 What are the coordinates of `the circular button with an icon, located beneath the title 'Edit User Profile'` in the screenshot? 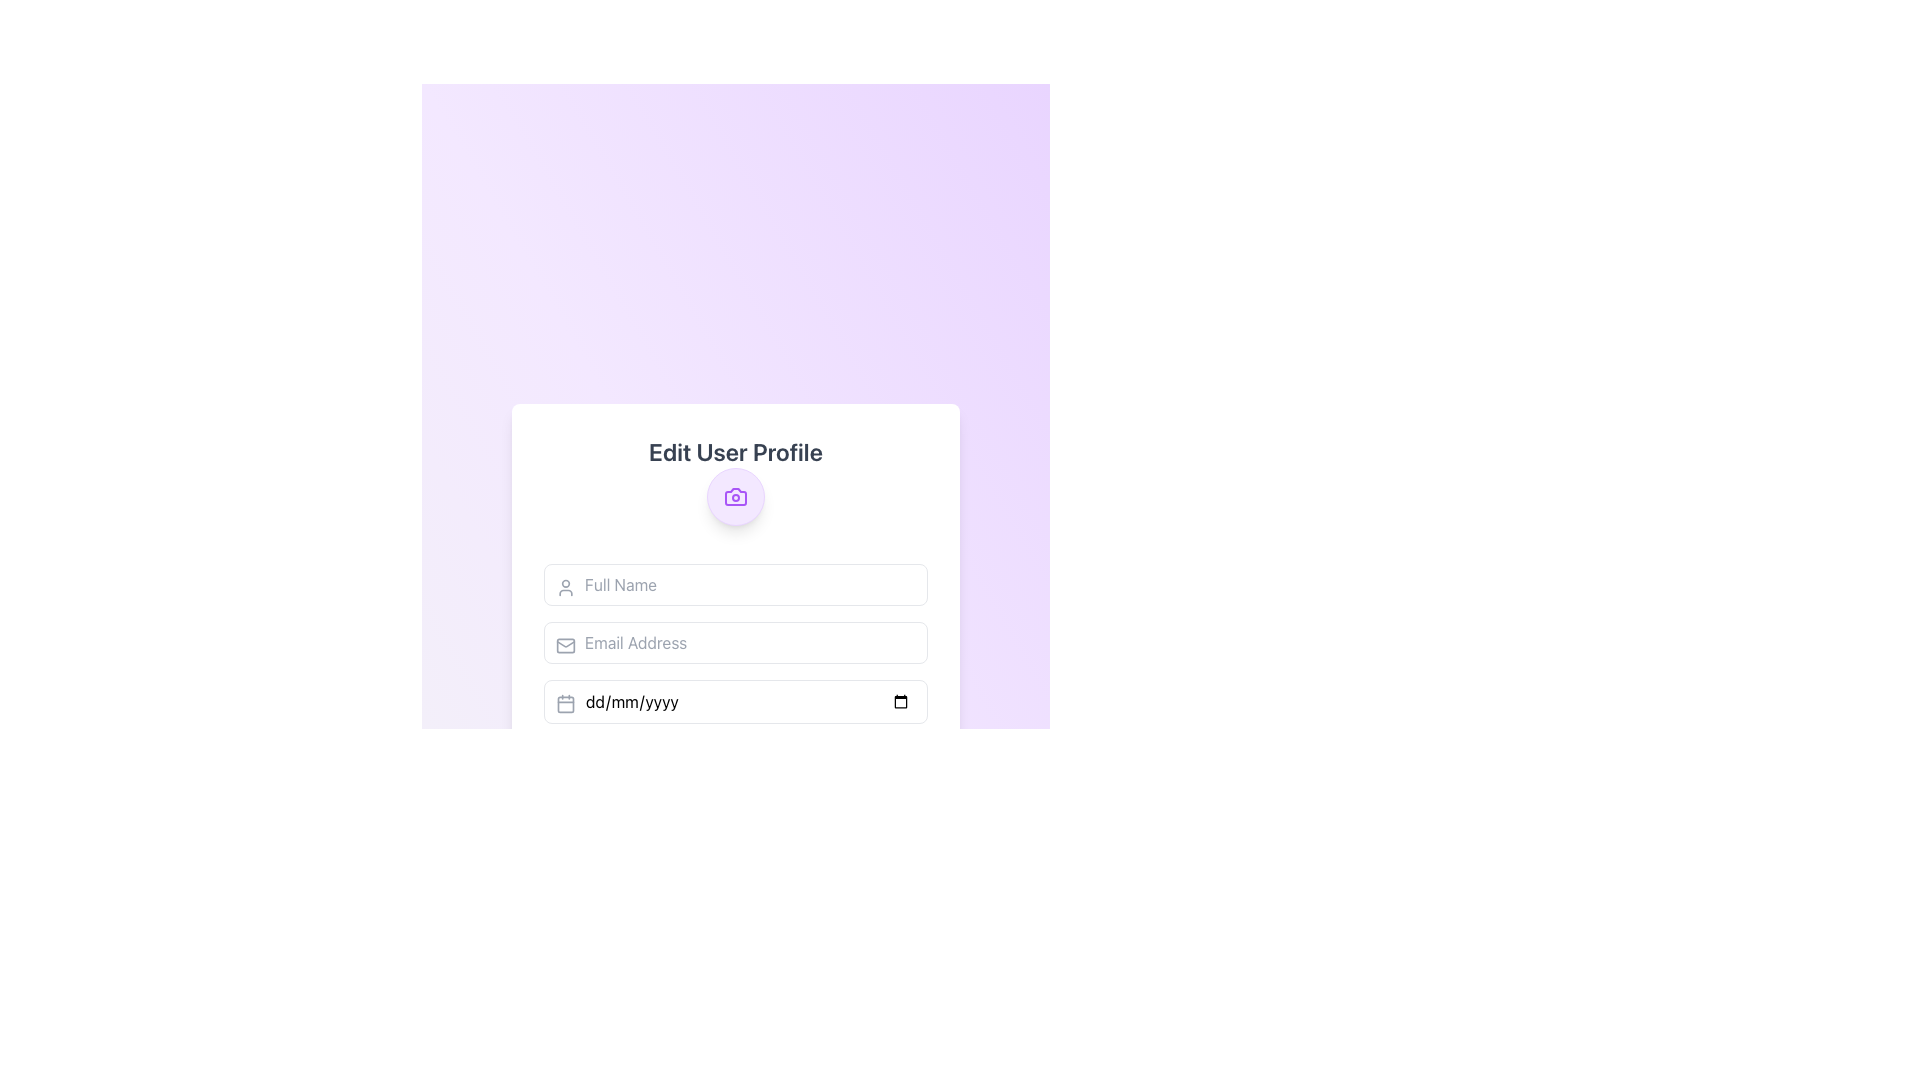 It's located at (734, 499).